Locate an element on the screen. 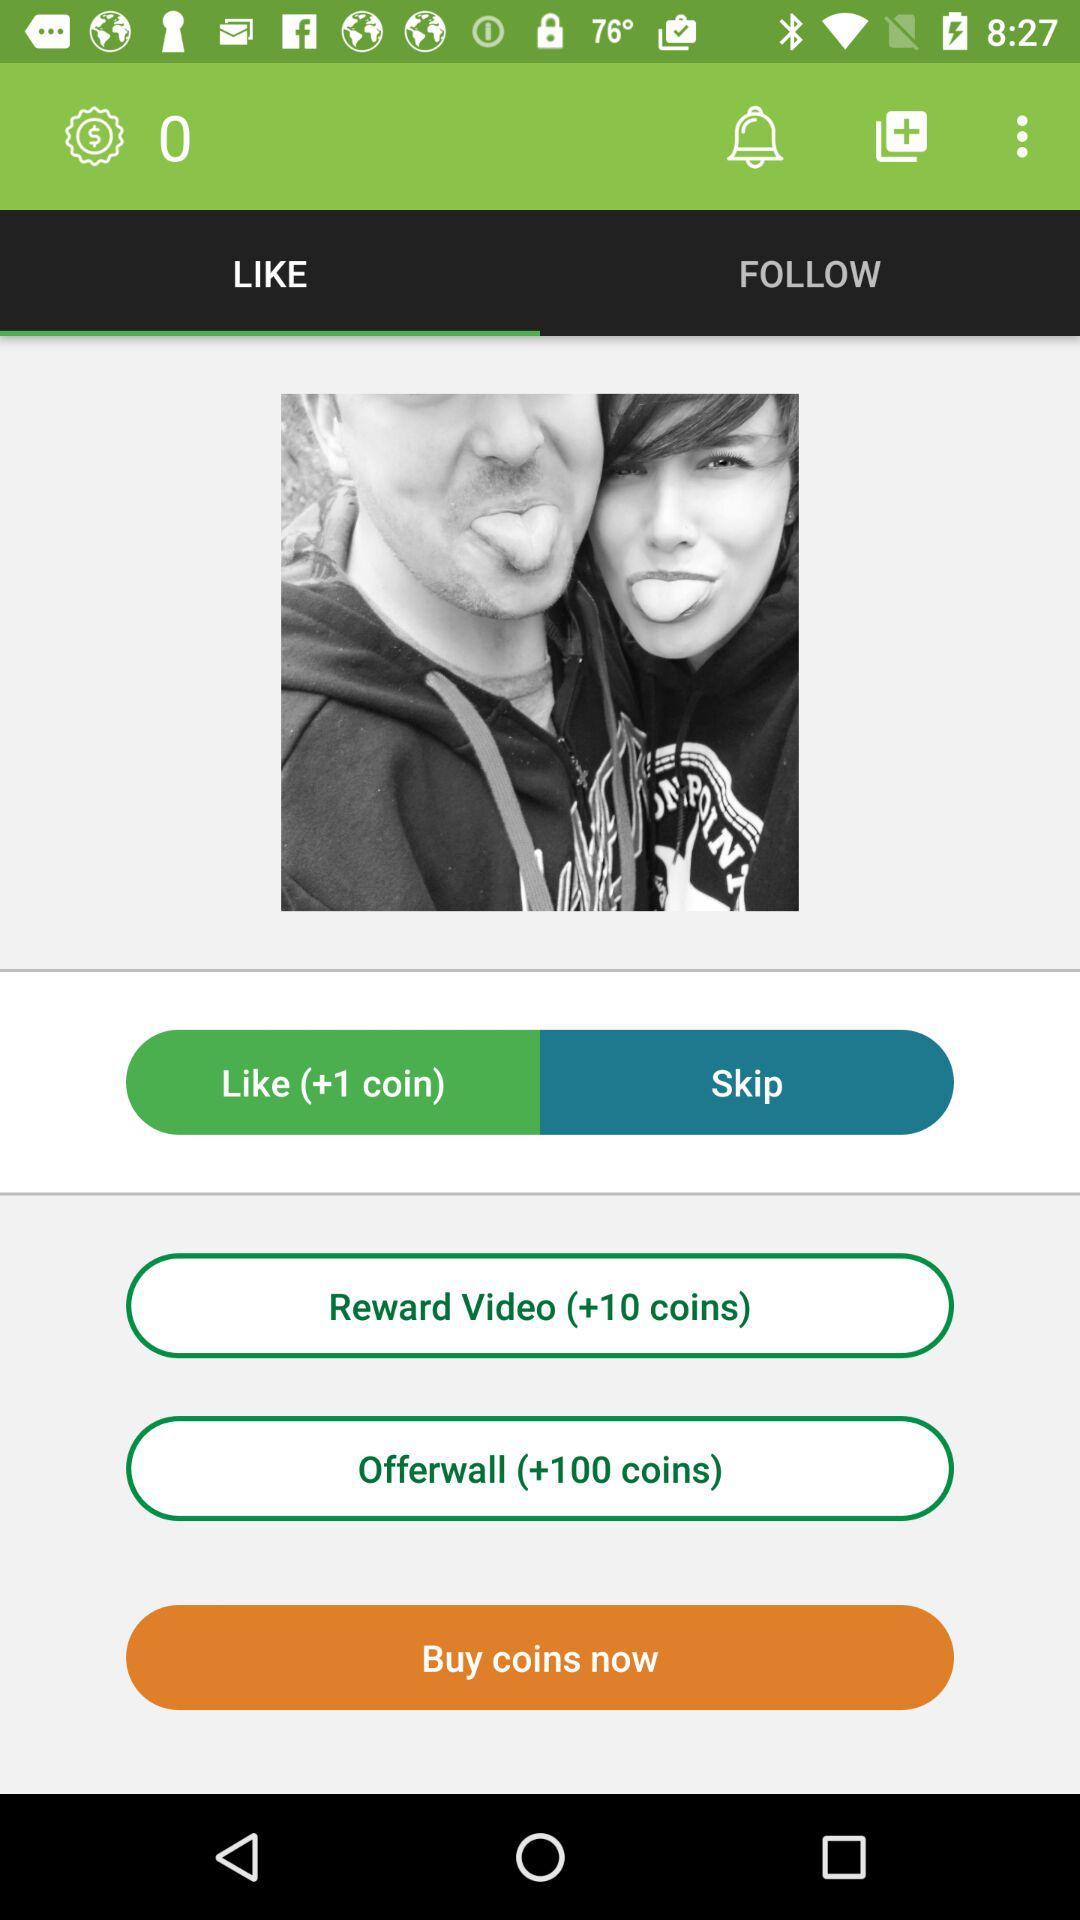 The width and height of the screenshot is (1080, 1920). the icon above the offerwall (+100 coins) item is located at coordinates (540, 1305).